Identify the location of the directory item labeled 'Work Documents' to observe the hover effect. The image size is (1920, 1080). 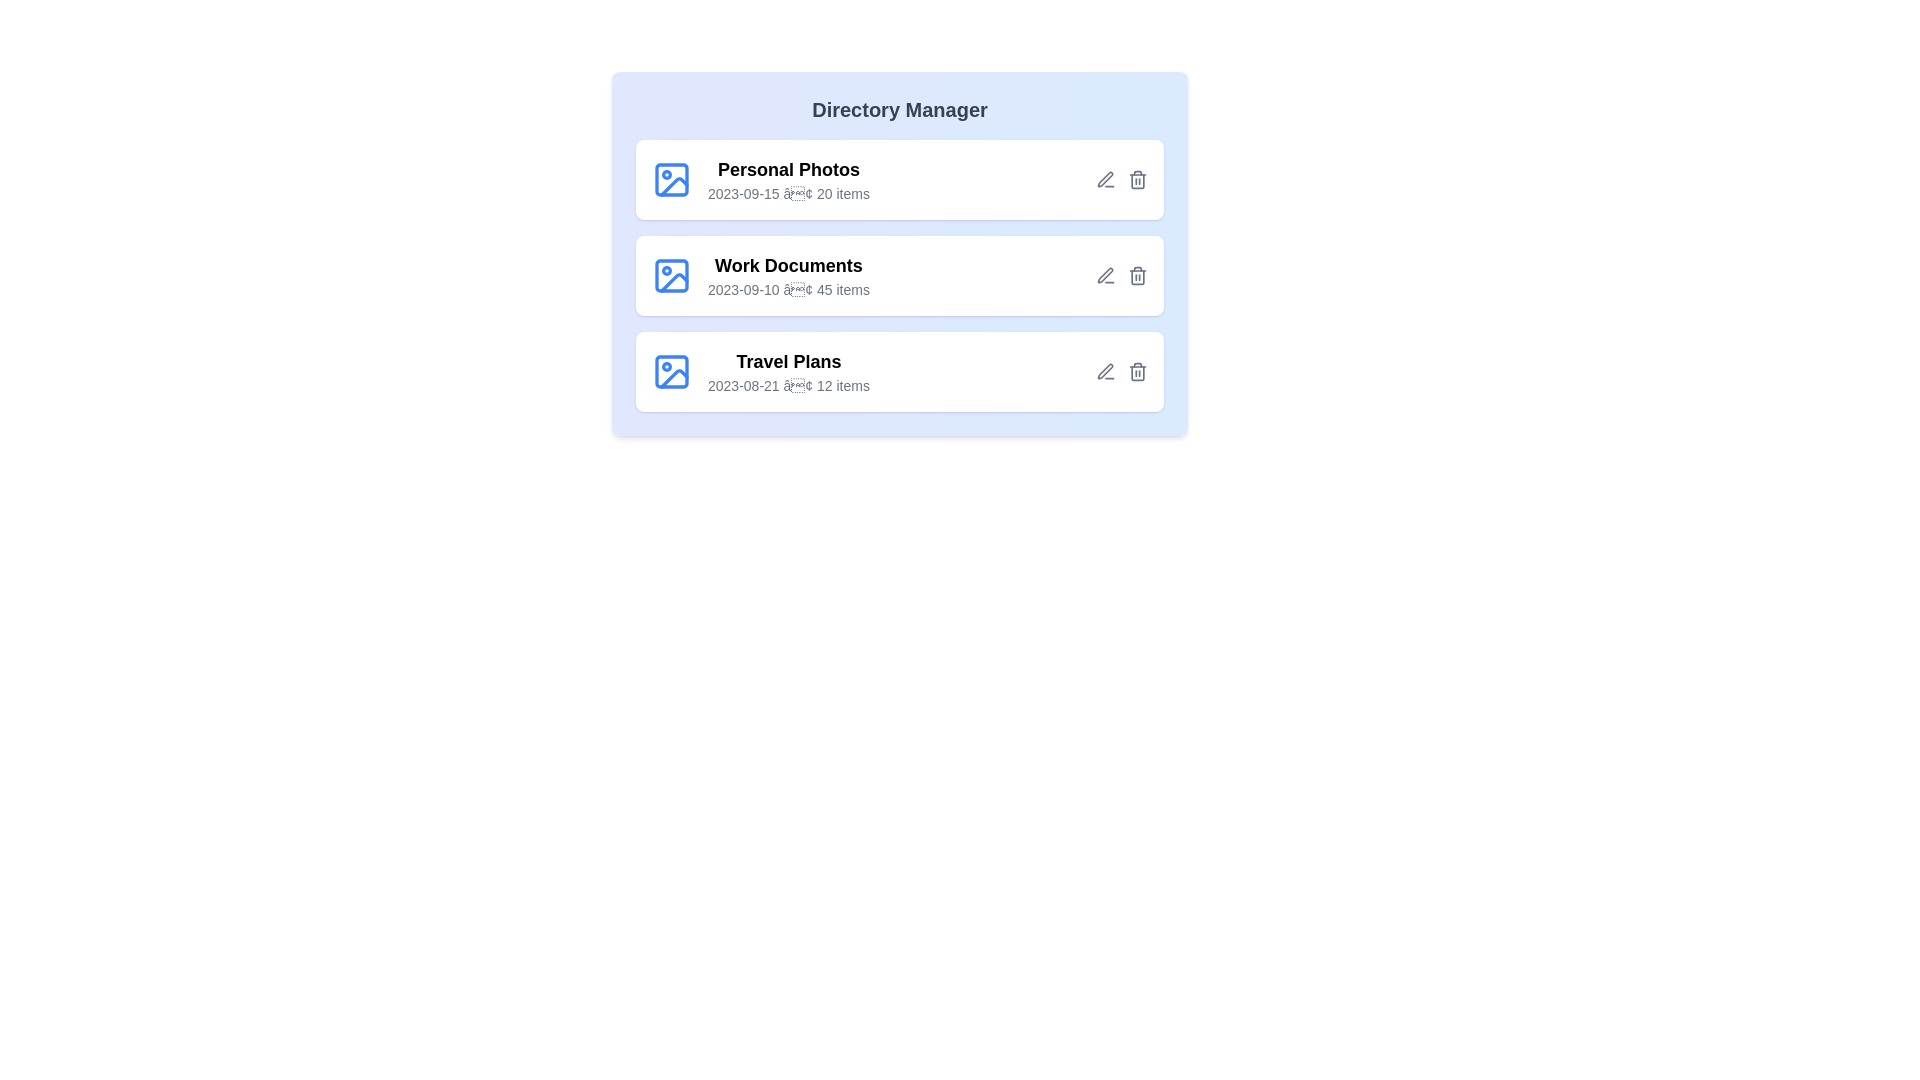
(899, 276).